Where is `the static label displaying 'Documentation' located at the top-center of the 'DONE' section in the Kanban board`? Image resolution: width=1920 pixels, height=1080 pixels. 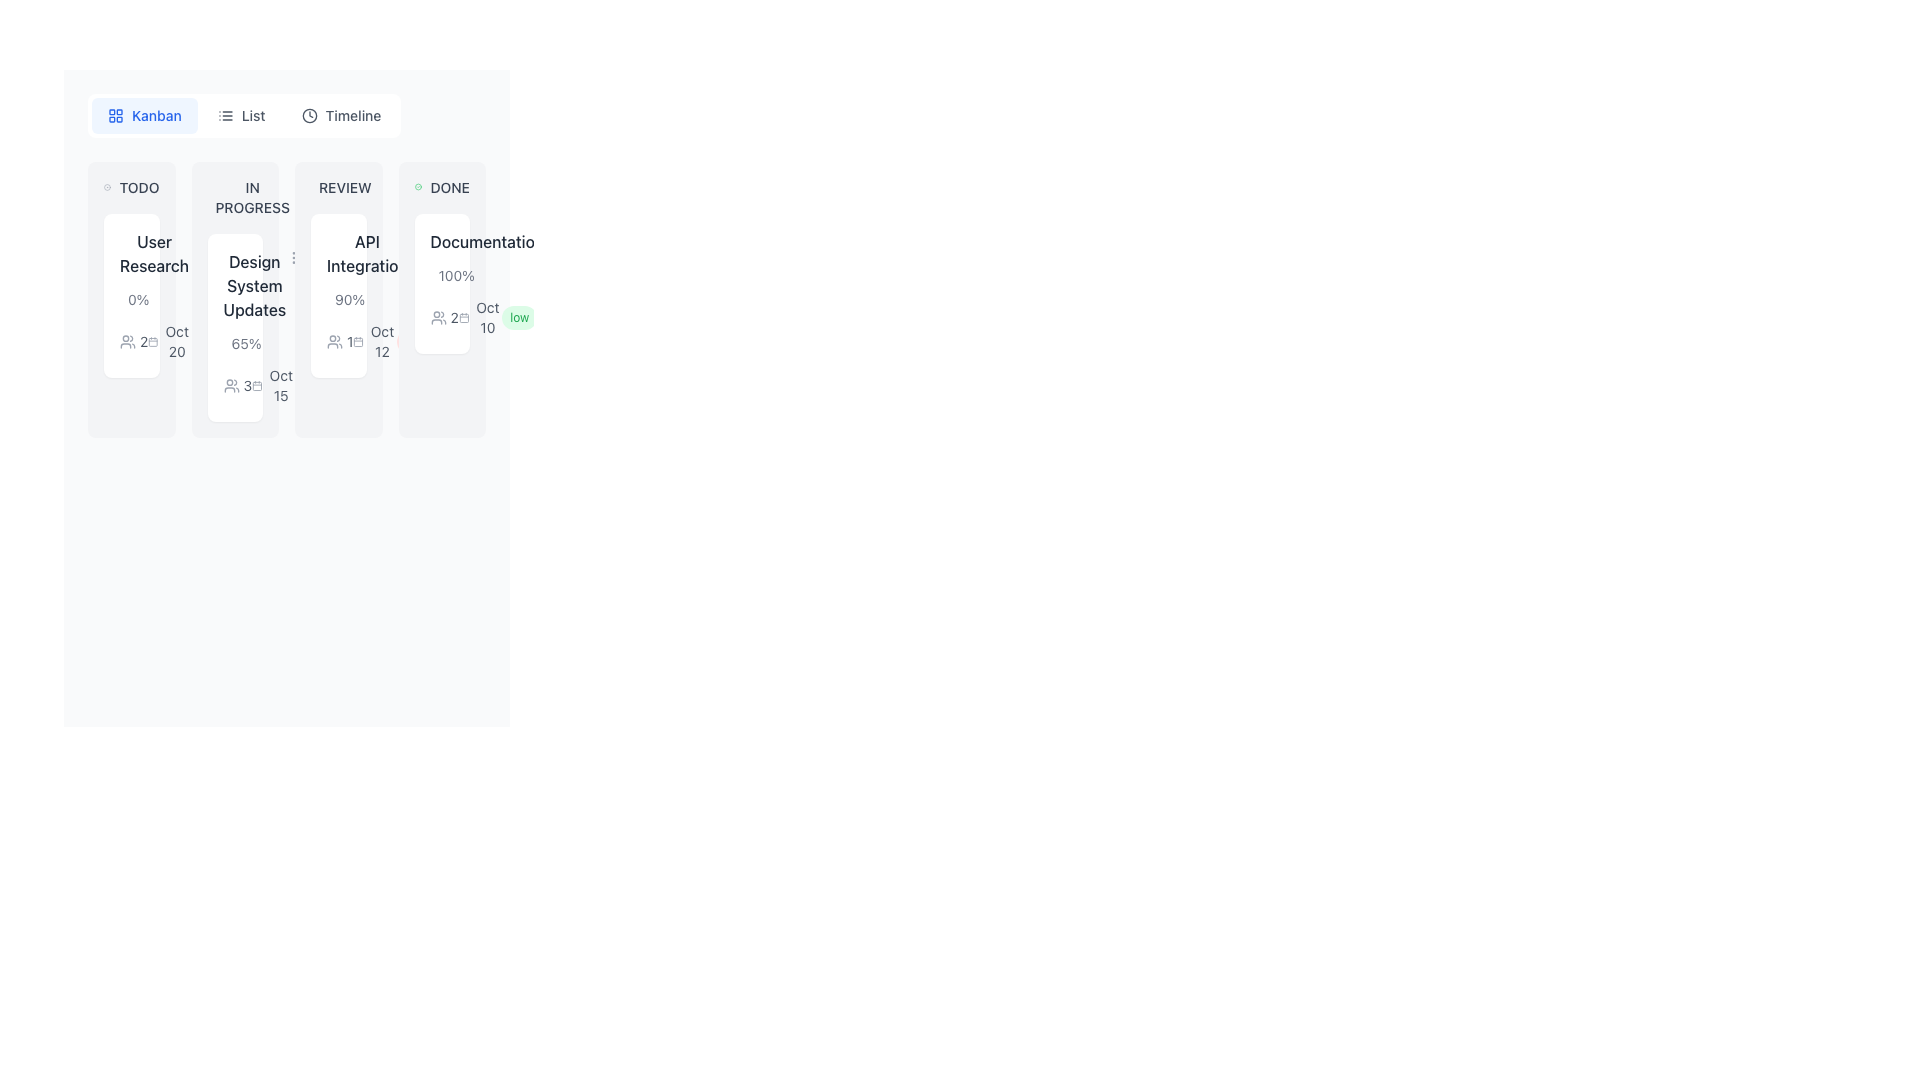
the static label displaying 'Documentation' located at the top-center of the 'DONE' section in the Kanban board is located at coordinates (487, 241).